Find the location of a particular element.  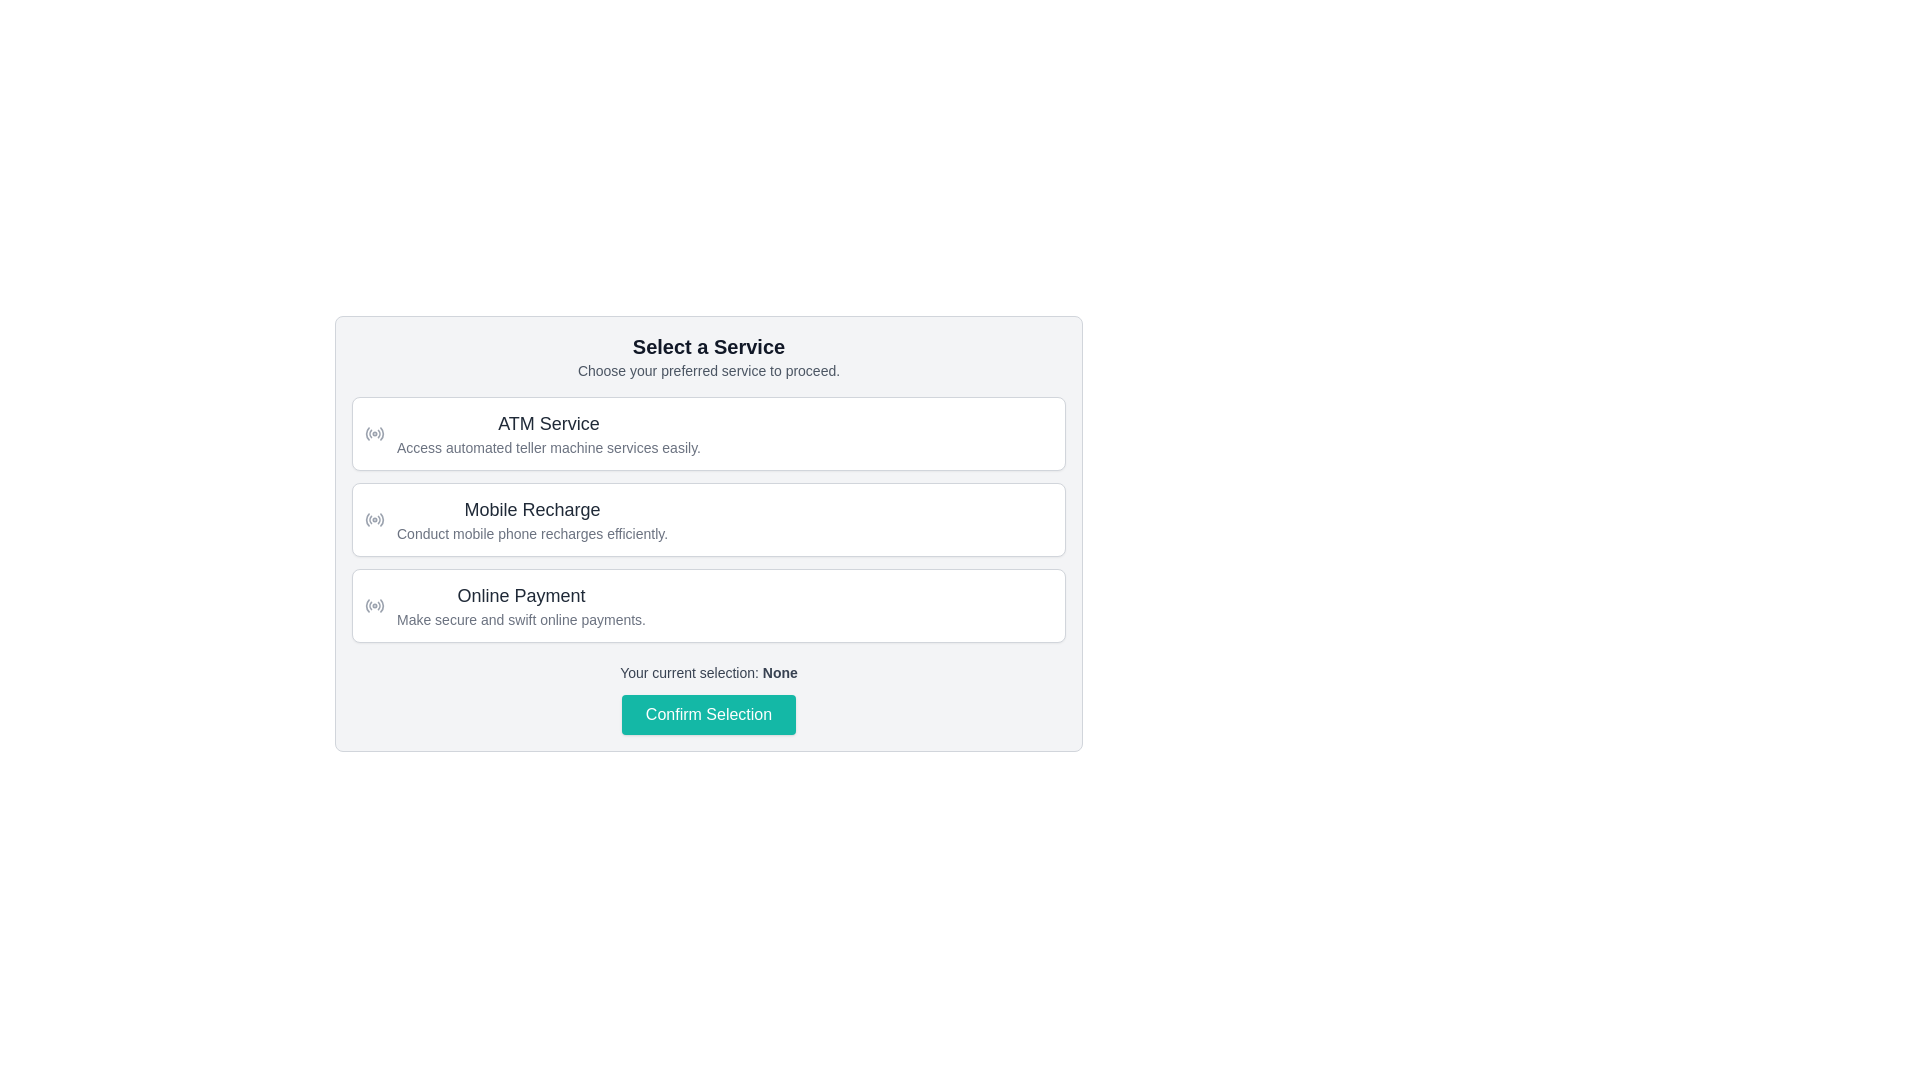

the area around the text label that describes the functionality of the service option is located at coordinates (548, 423).